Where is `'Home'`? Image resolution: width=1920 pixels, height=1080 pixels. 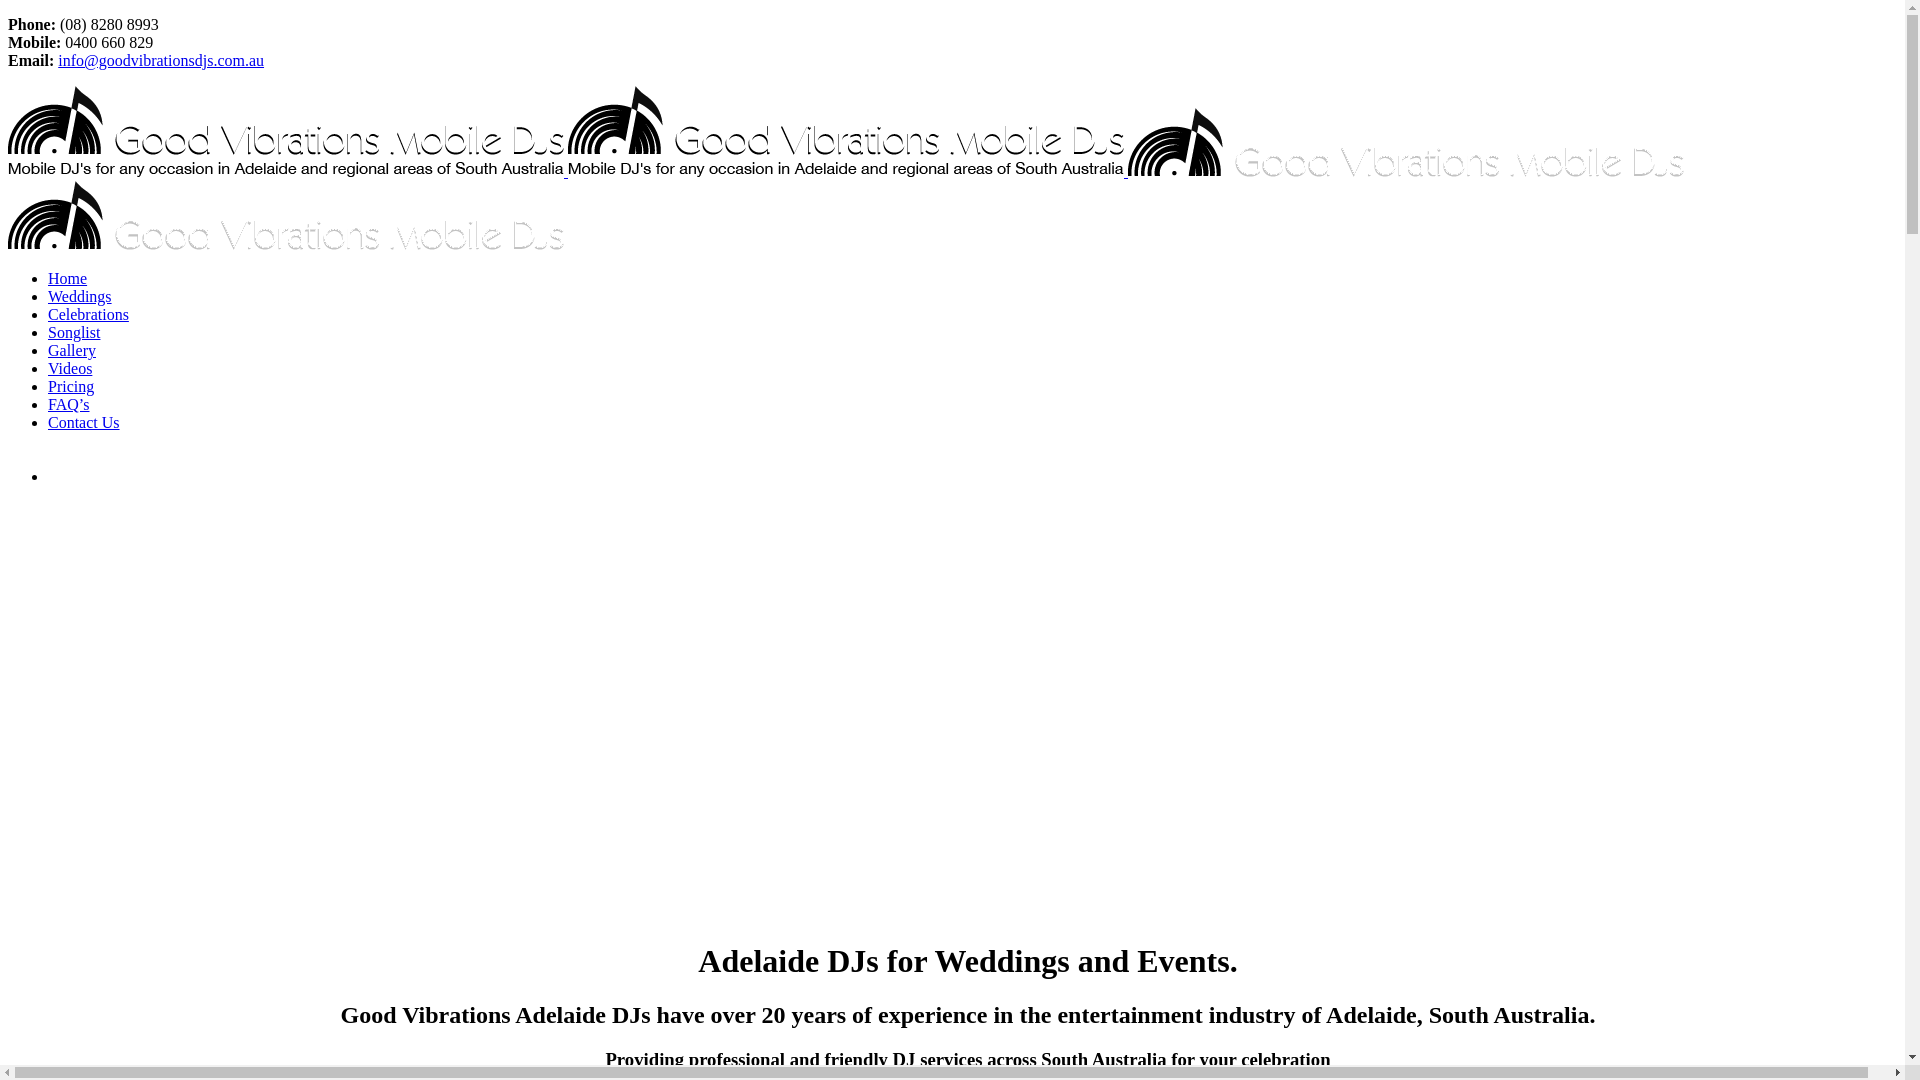 'Home' is located at coordinates (67, 278).